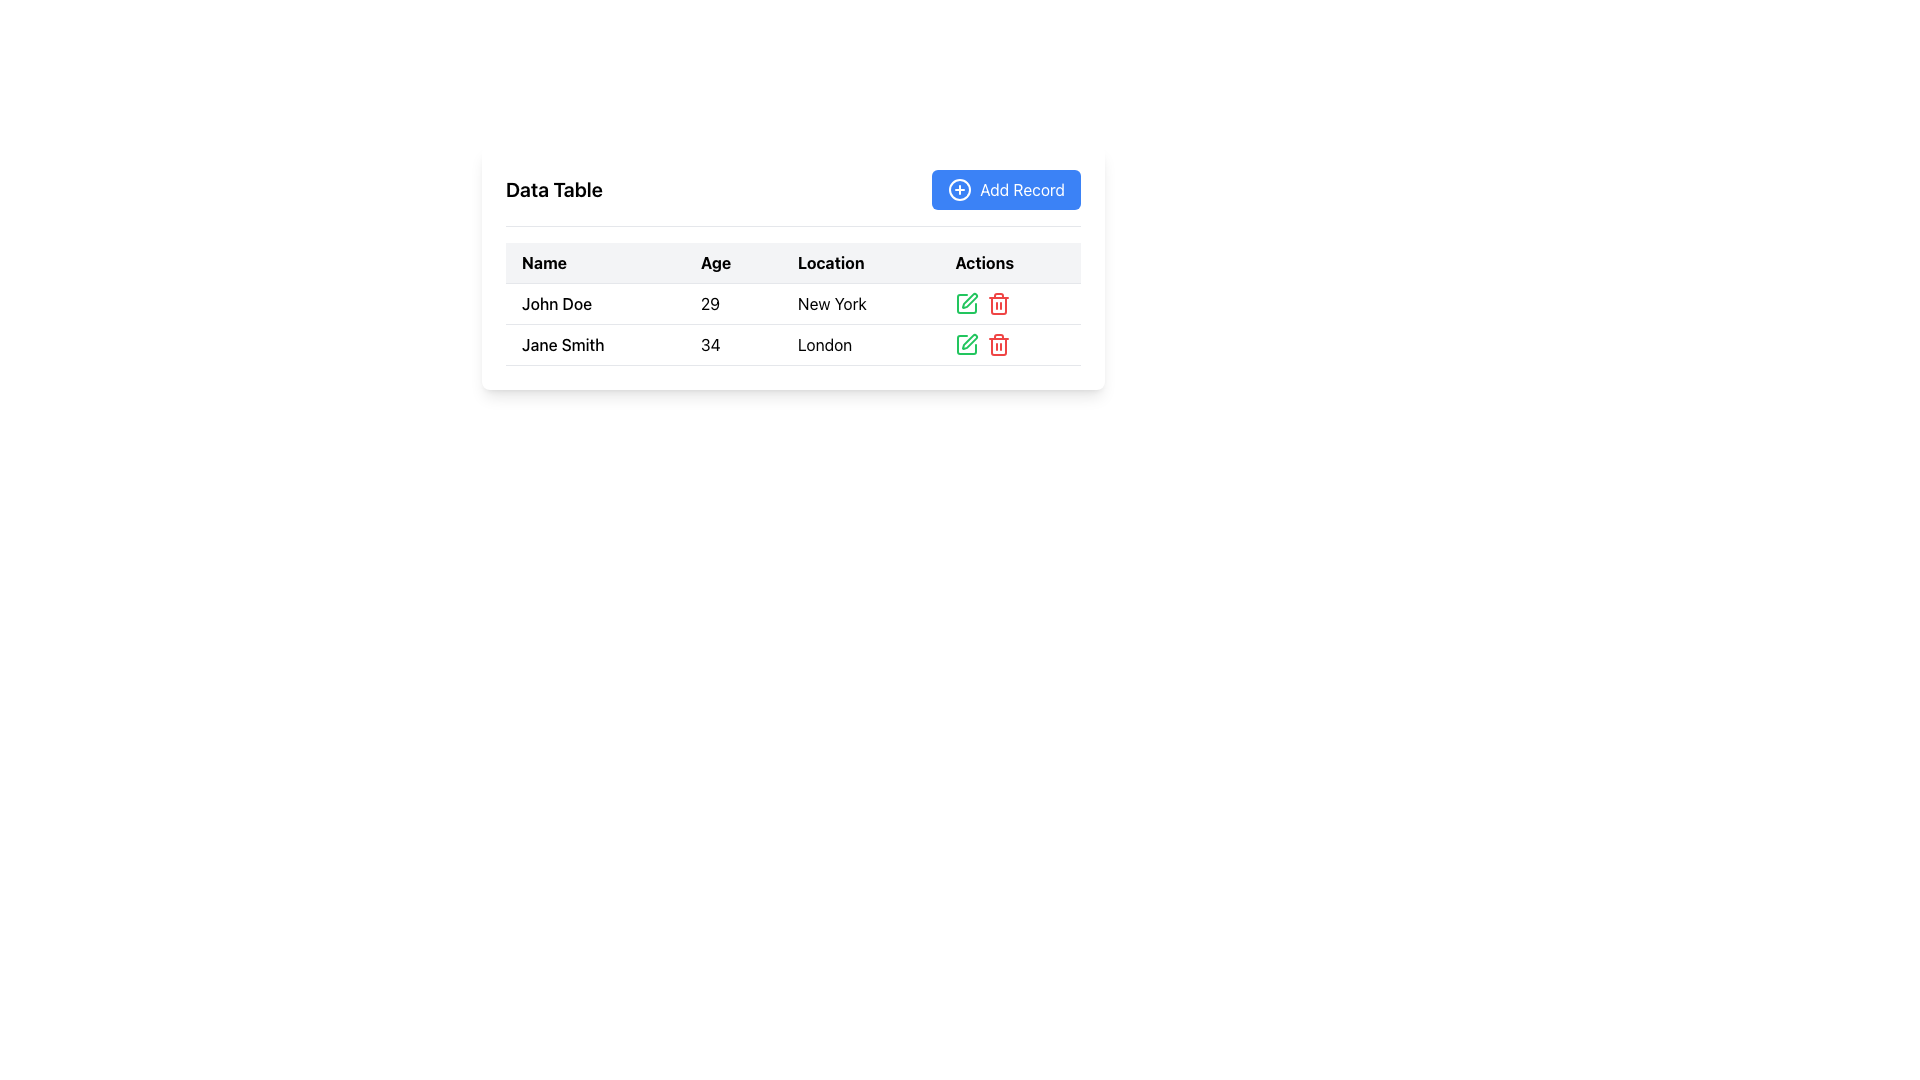  I want to click on the pair of icon buttons consisting of a green pencil and a red trash can located in the last column of the second row of the table under the 'Actions' column, which corresponds to 'Jane Smith', so click(1010, 343).